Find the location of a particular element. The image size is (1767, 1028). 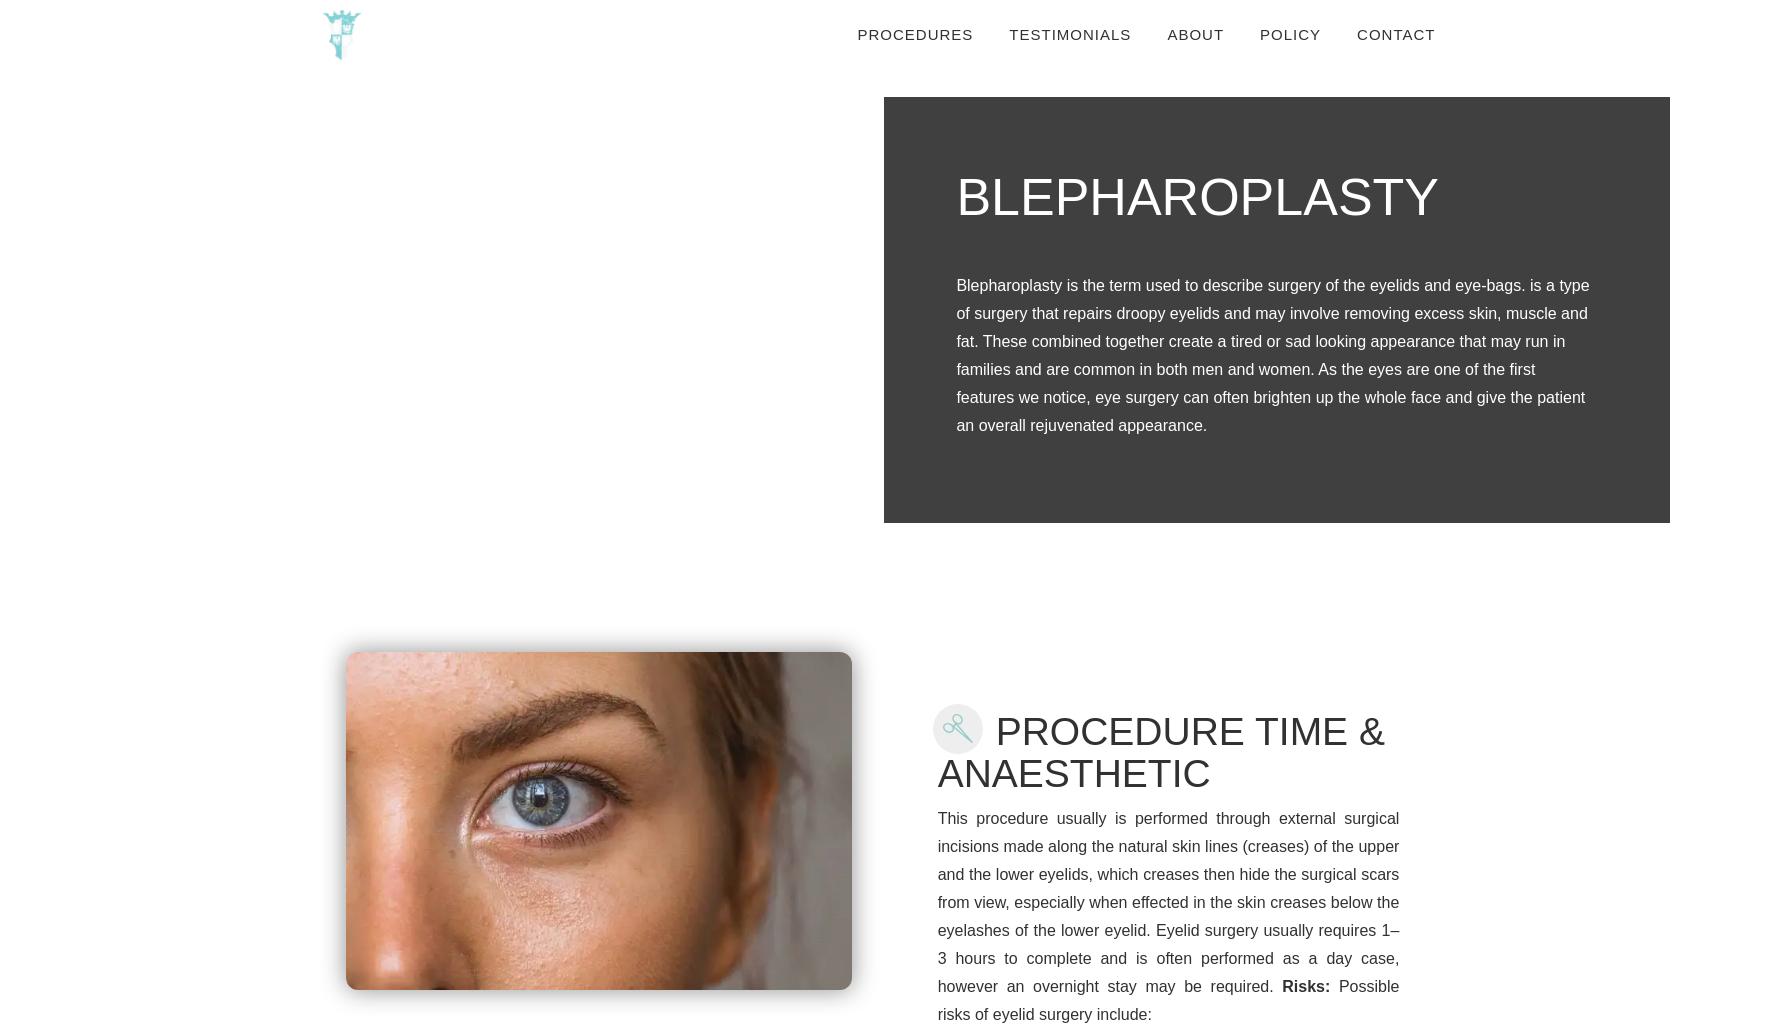

'Blepharoplasty is the term used to describe surgery of the eyelids and eye-bags. is a type of surgery that repairs droopy eyelids and may involve removing excess skin, muscle and fat. These combined together create a tired or sad looking appearance that may run in families and are common in both men and women. As the eyes are one of the first features we notice, eye surgery can often brighten up the whole face and give the patient an overall rejuvenated appearance.' is located at coordinates (1271, 354).